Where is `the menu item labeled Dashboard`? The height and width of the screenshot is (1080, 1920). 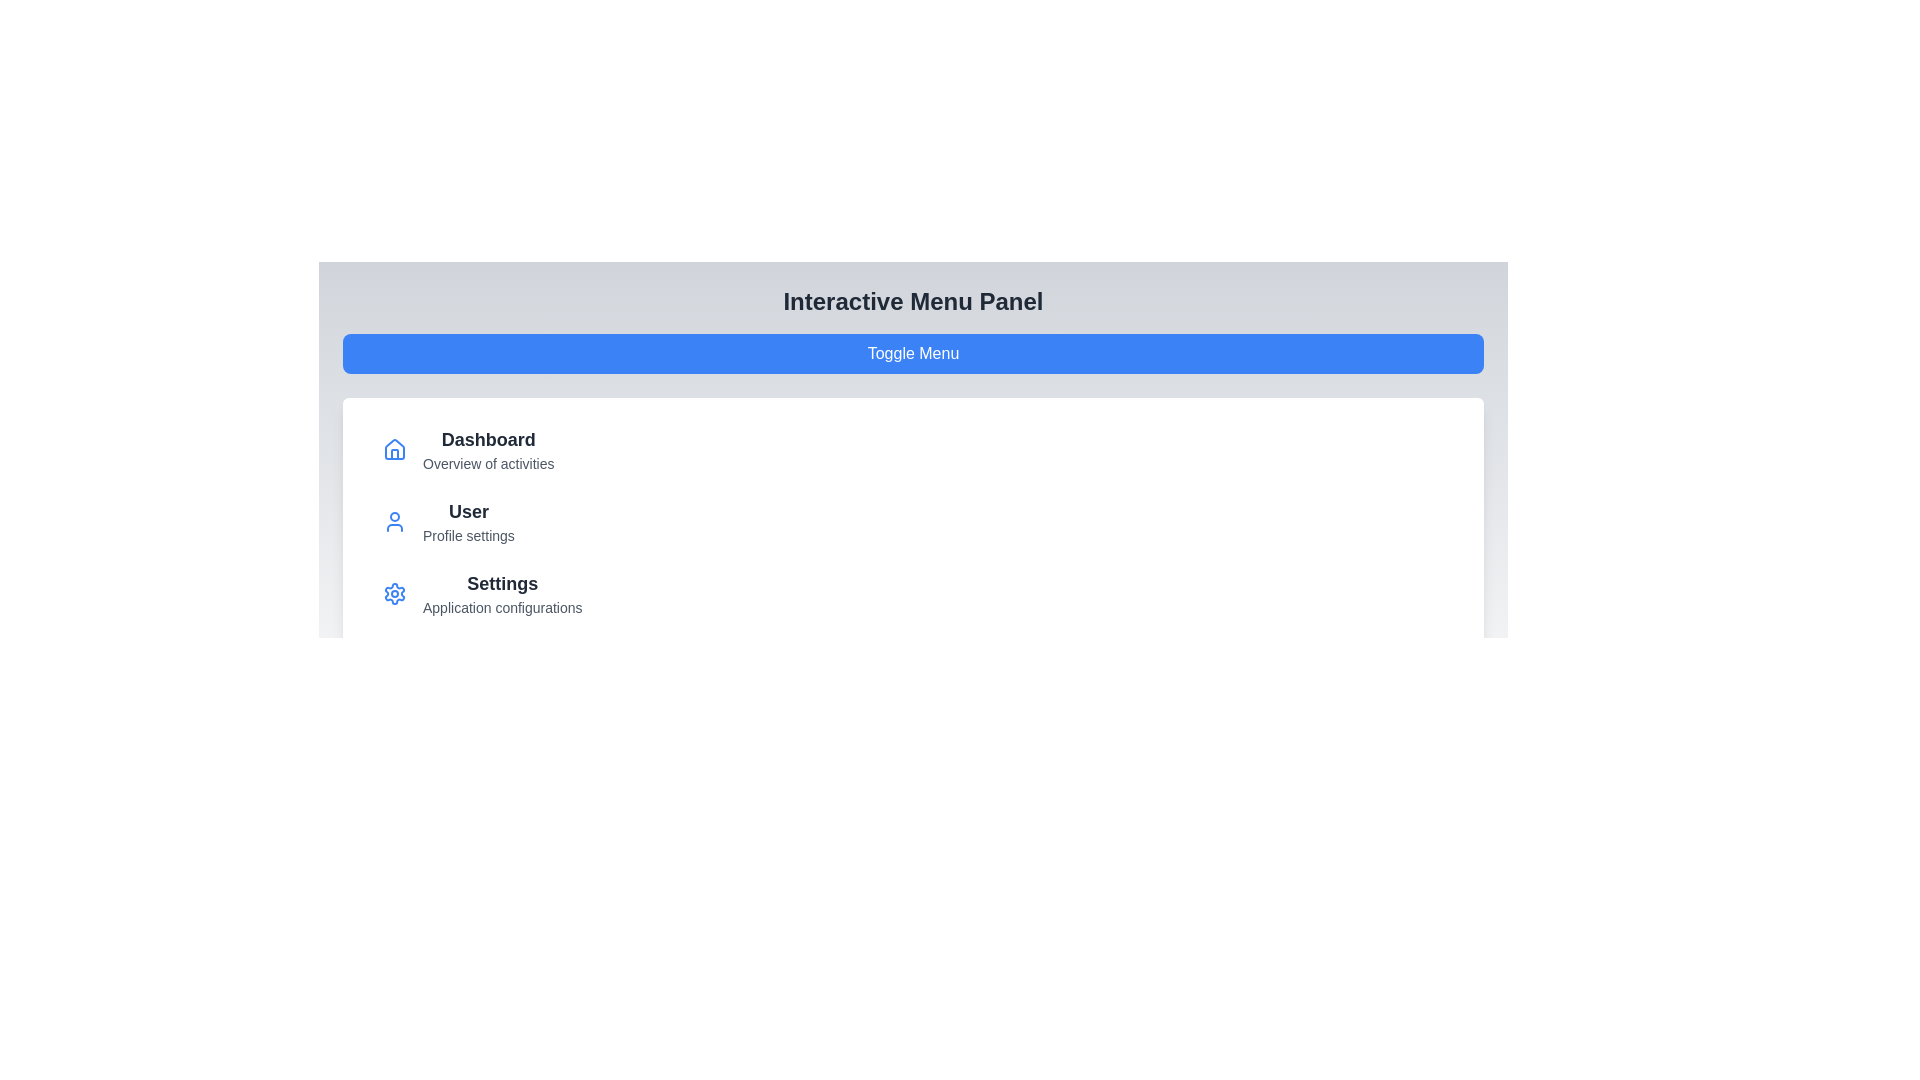 the menu item labeled Dashboard is located at coordinates (488, 438).